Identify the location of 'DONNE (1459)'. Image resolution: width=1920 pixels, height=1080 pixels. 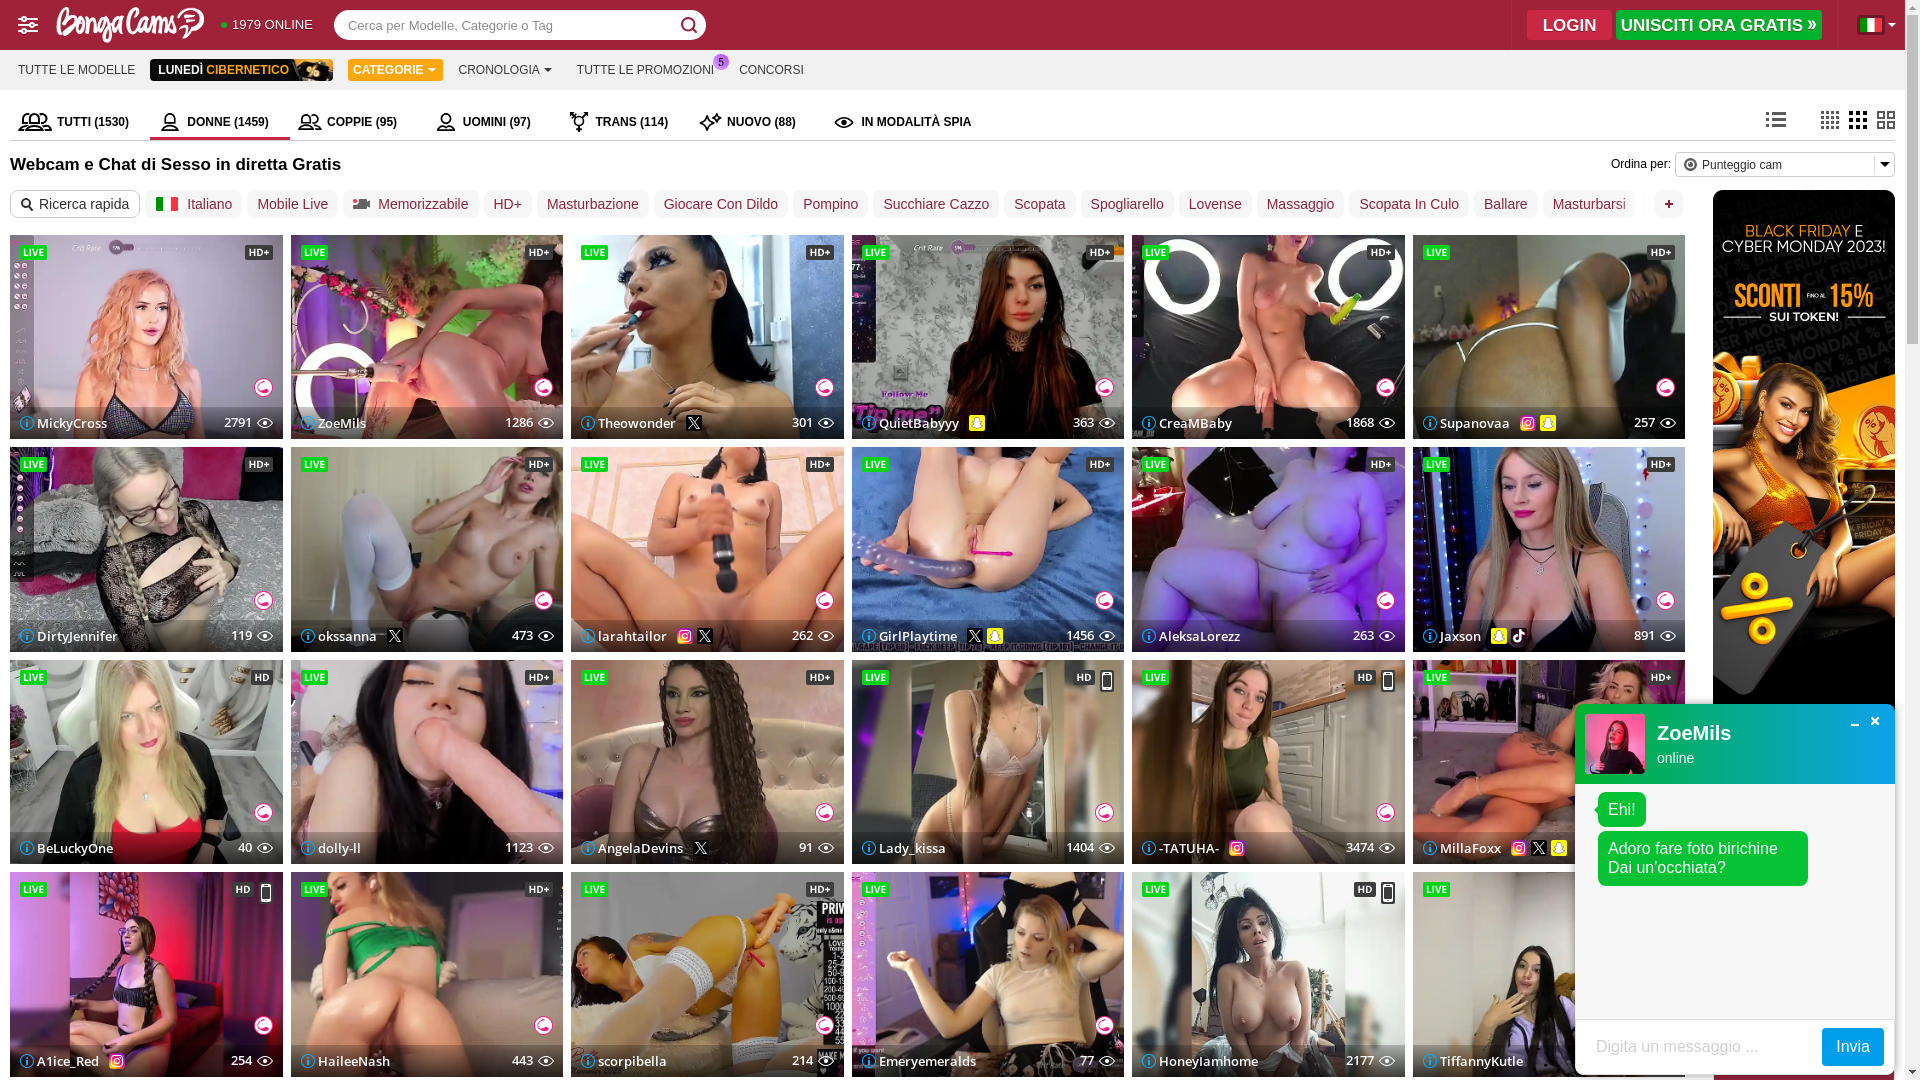
(148, 122).